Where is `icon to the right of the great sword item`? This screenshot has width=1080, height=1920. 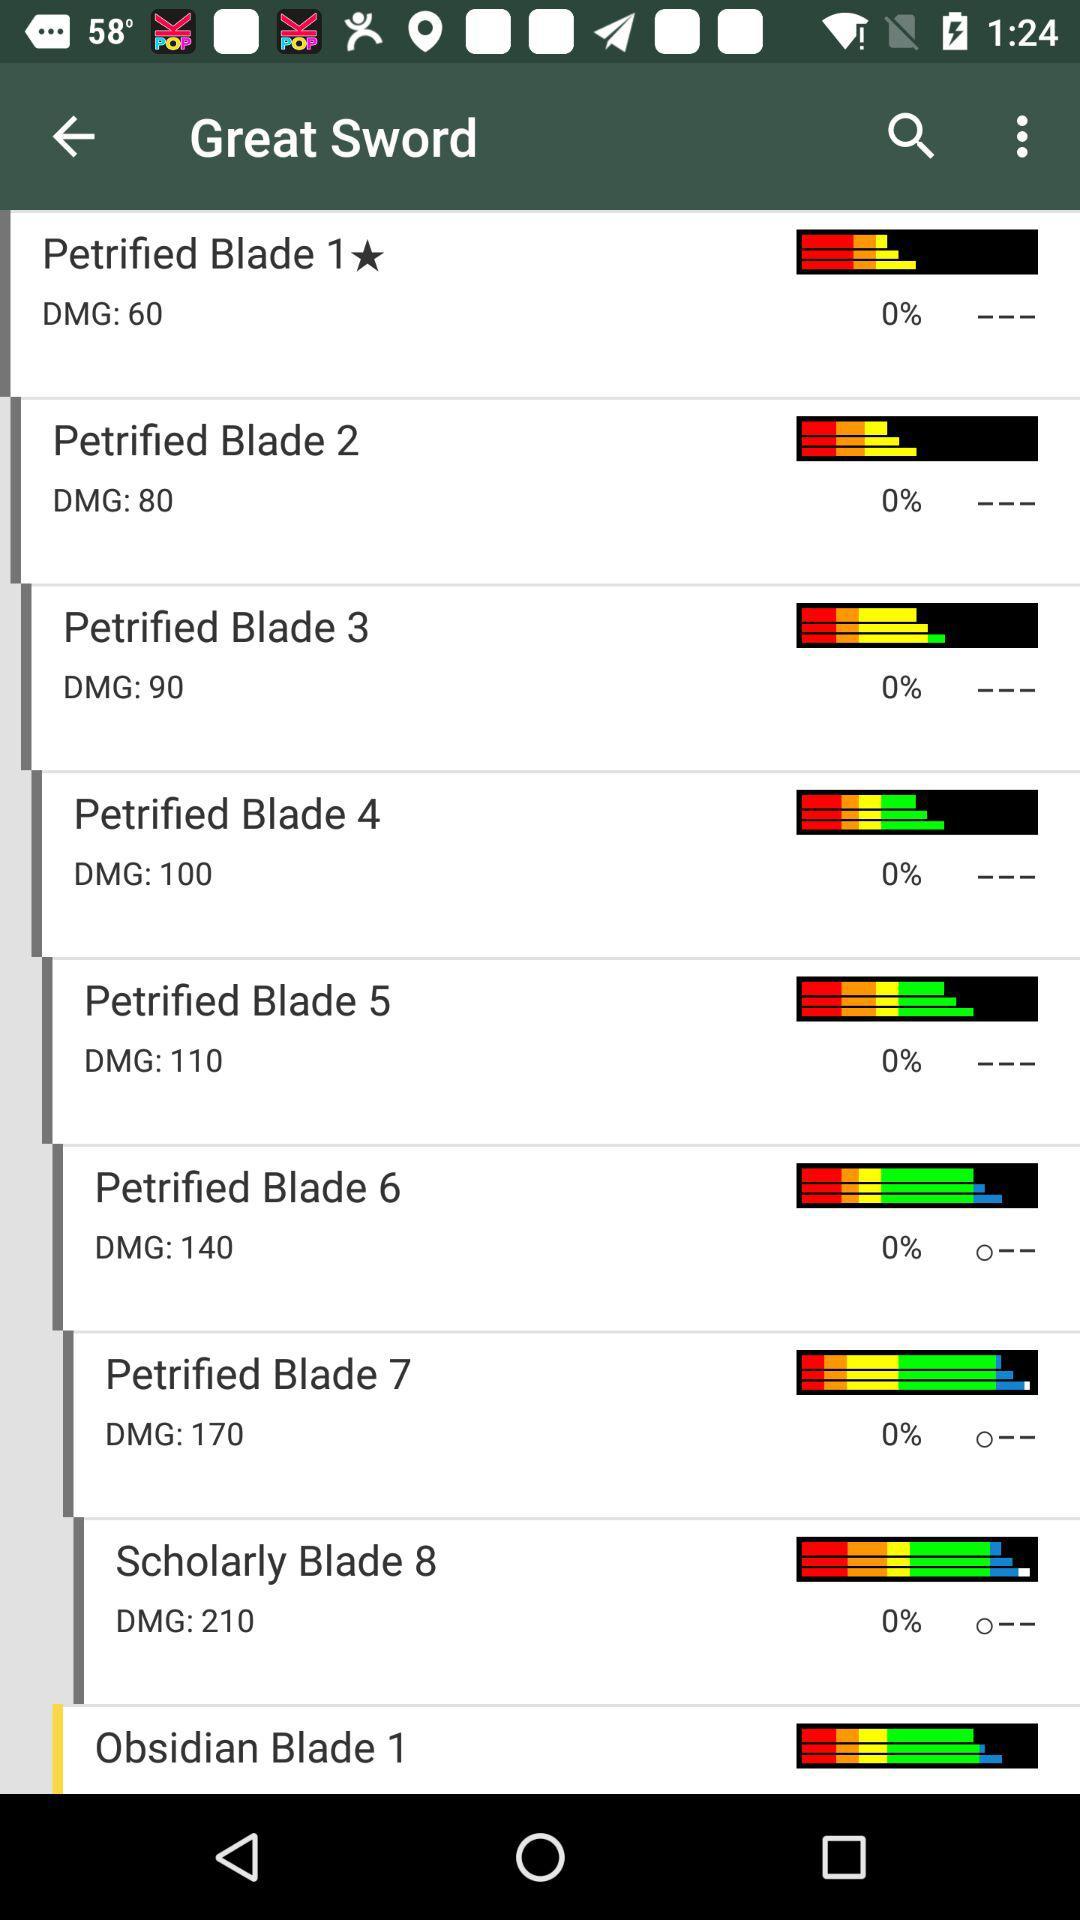
icon to the right of the great sword item is located at coordinates (911, 135).